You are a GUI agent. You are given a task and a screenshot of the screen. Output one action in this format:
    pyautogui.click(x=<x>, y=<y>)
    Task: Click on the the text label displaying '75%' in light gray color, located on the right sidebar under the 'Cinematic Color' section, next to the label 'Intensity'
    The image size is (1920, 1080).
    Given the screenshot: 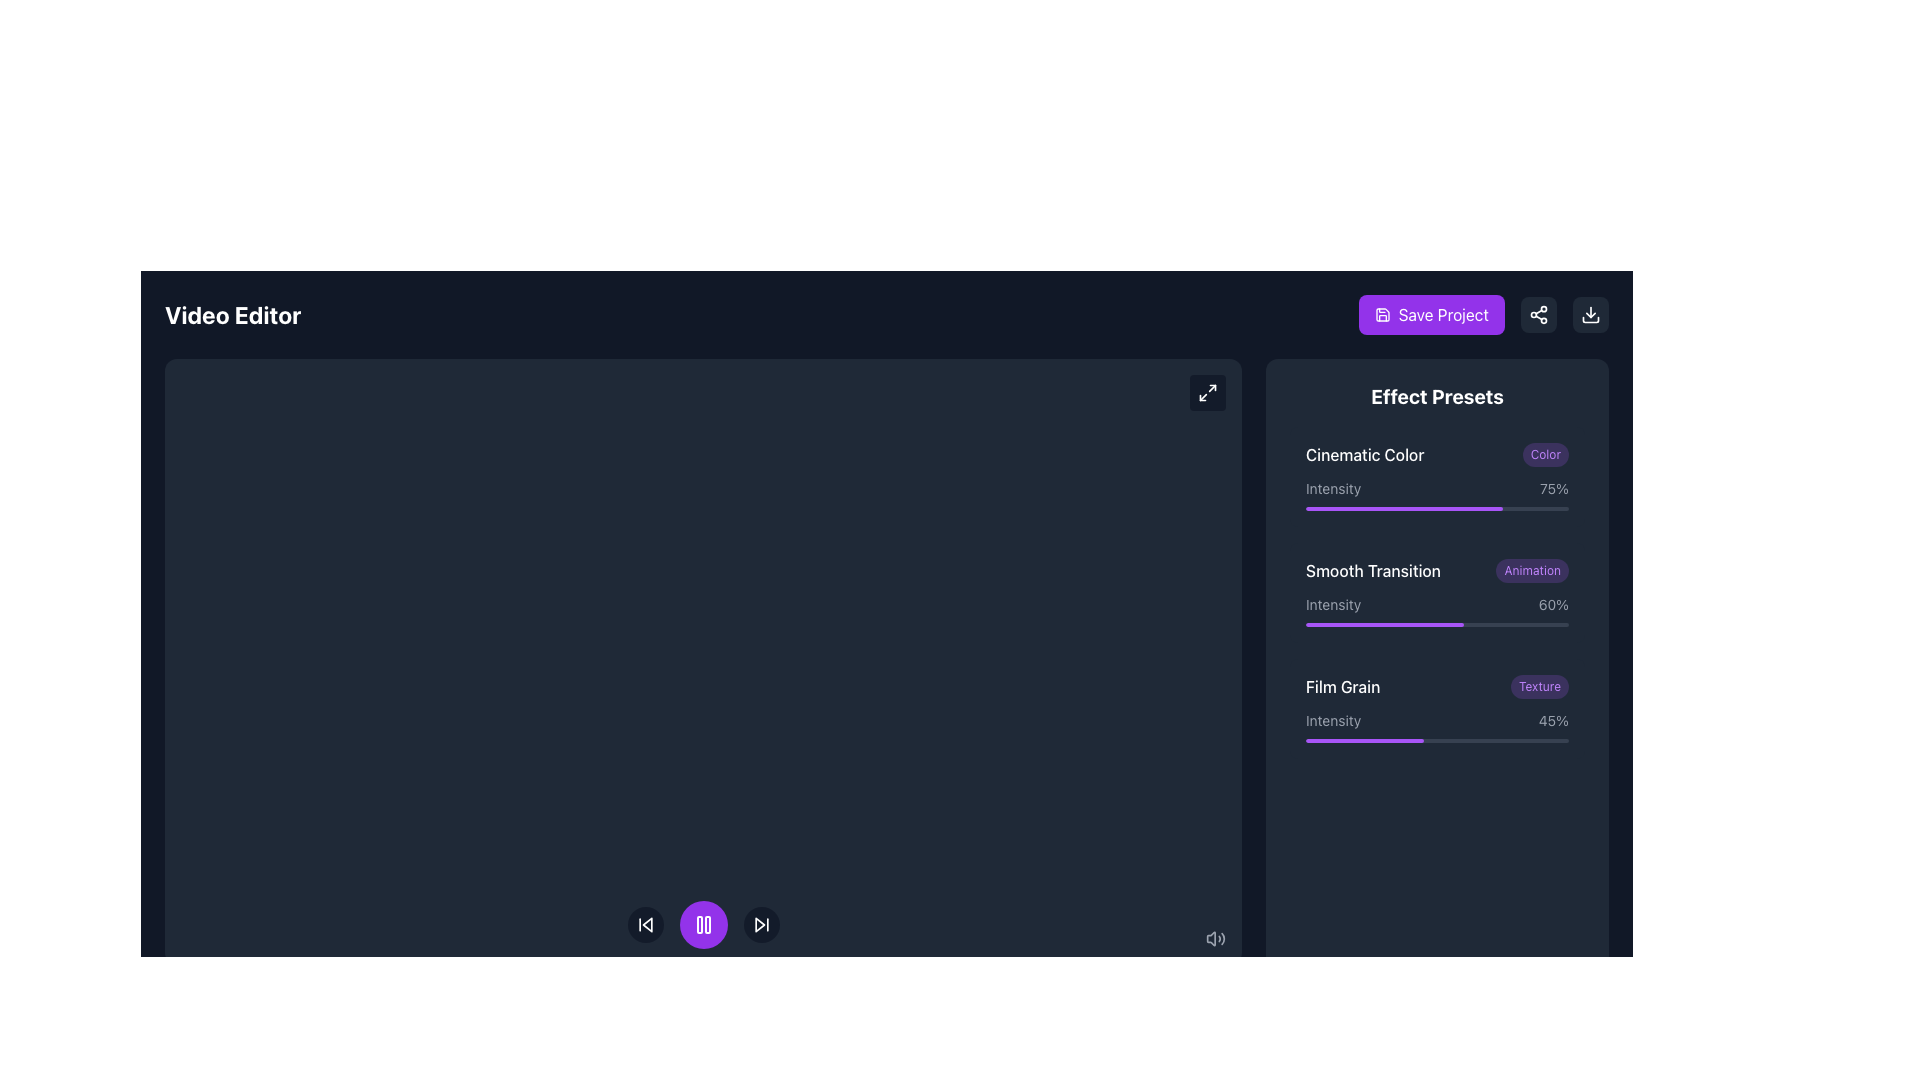 What is the action you would take?
    pyautogui.click(x=1553, y=489)
    